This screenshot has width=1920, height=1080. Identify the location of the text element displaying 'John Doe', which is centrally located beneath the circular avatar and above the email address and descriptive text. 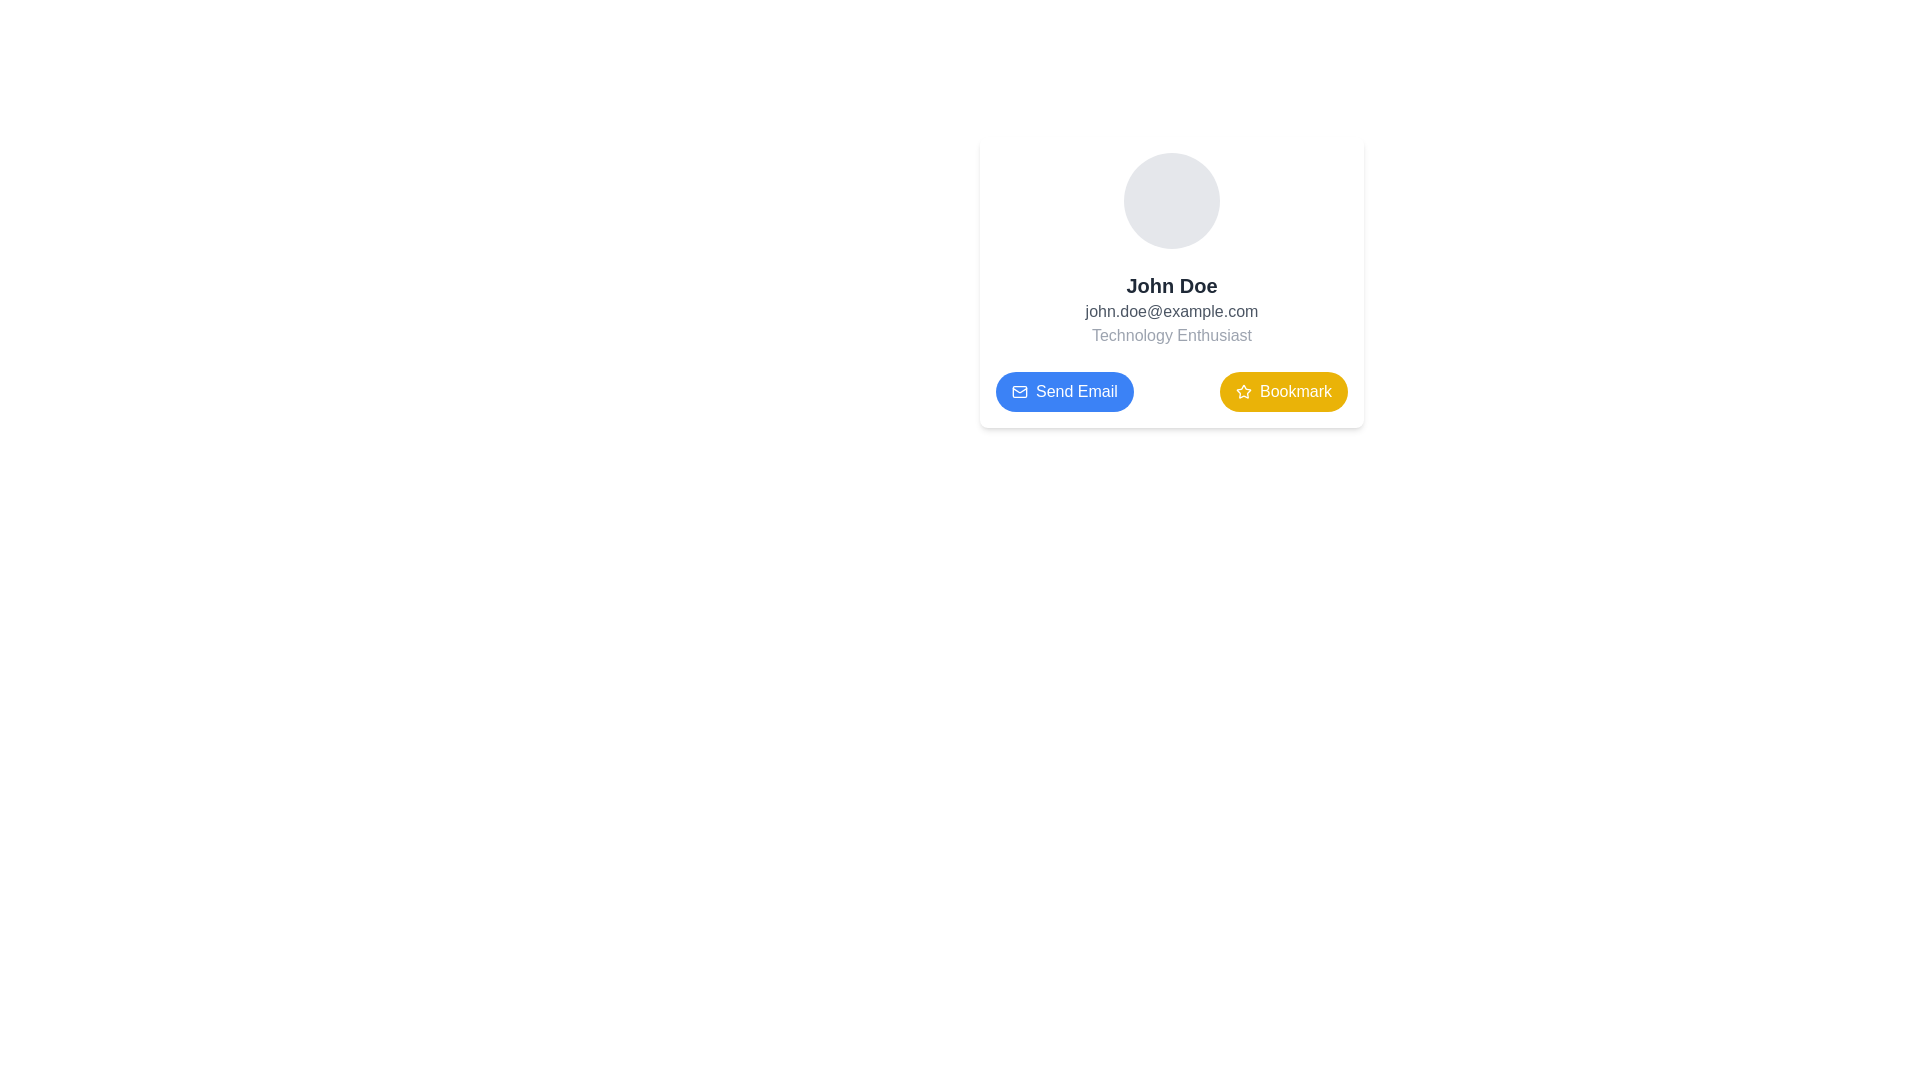
(1171, 285).